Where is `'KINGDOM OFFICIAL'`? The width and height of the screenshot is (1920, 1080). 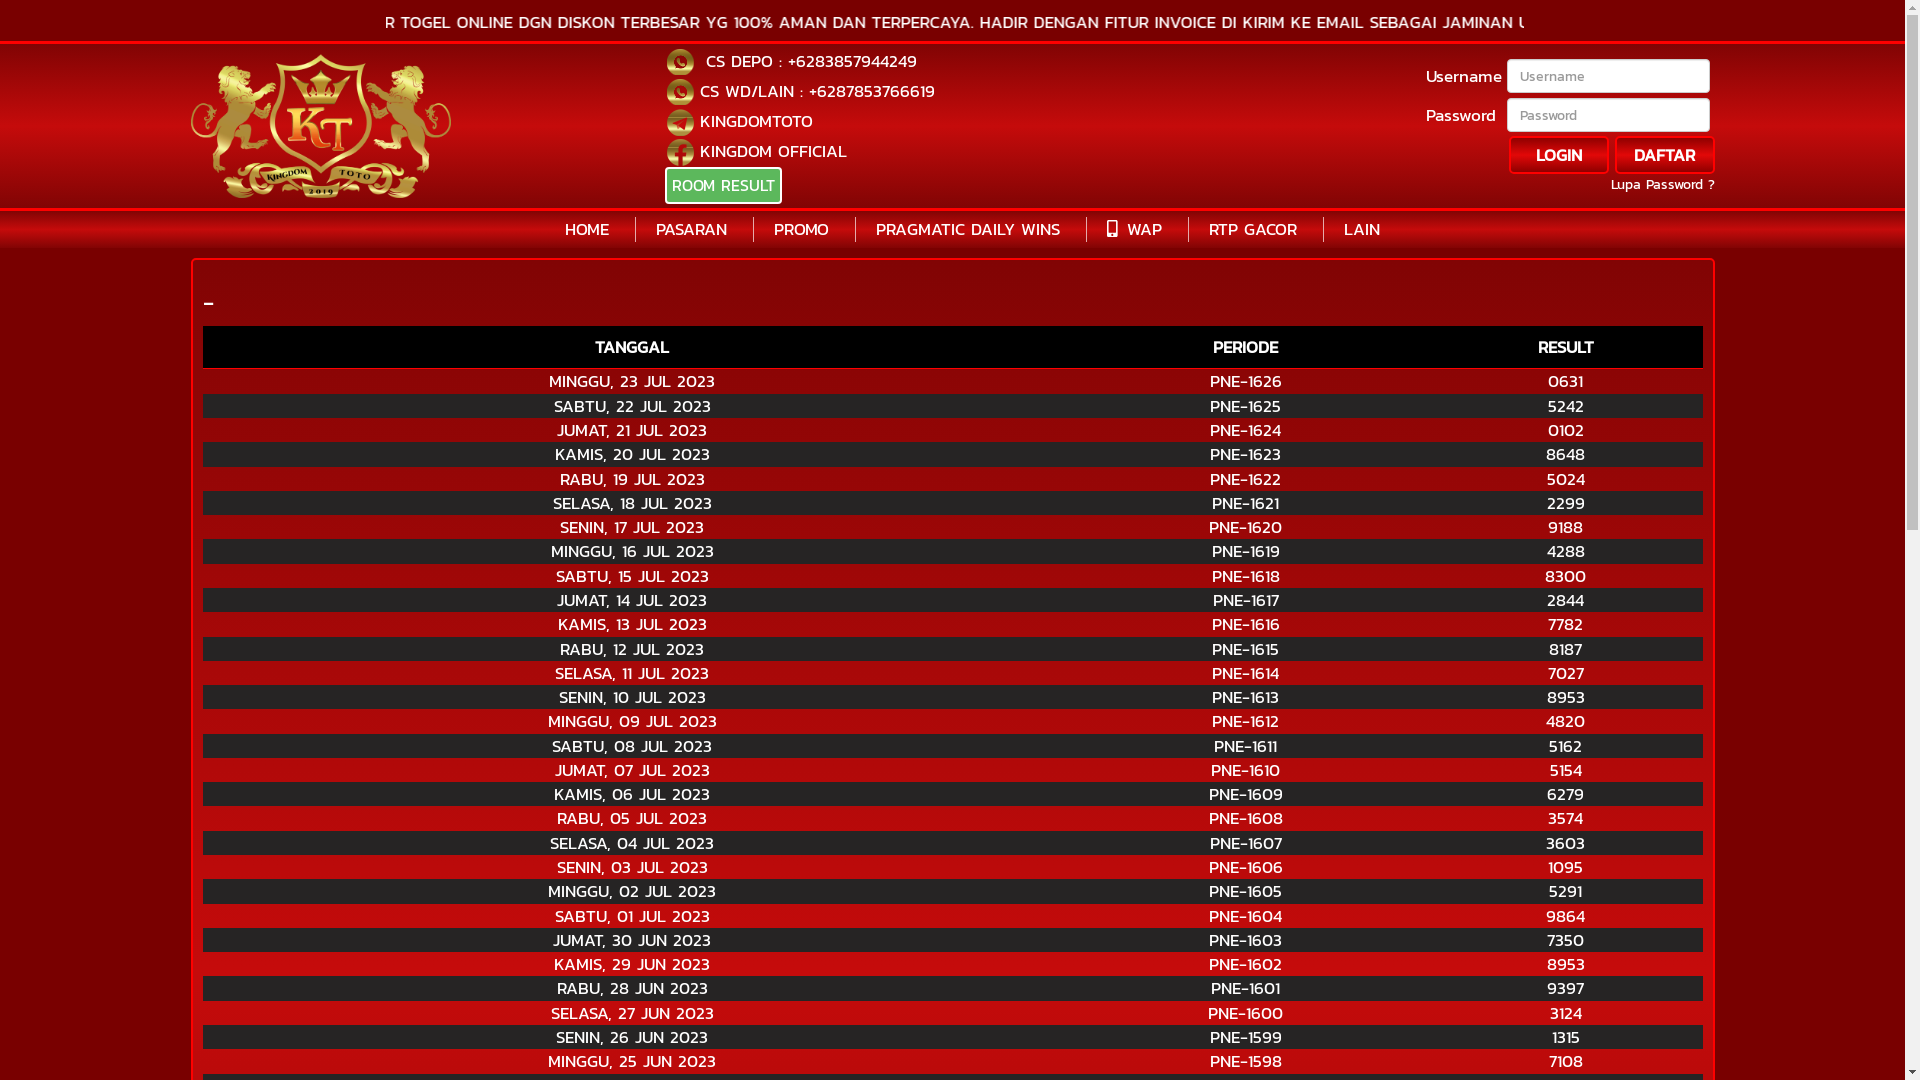 'KINGDOM OFFICIAL' is located at coordinates (772, 149).